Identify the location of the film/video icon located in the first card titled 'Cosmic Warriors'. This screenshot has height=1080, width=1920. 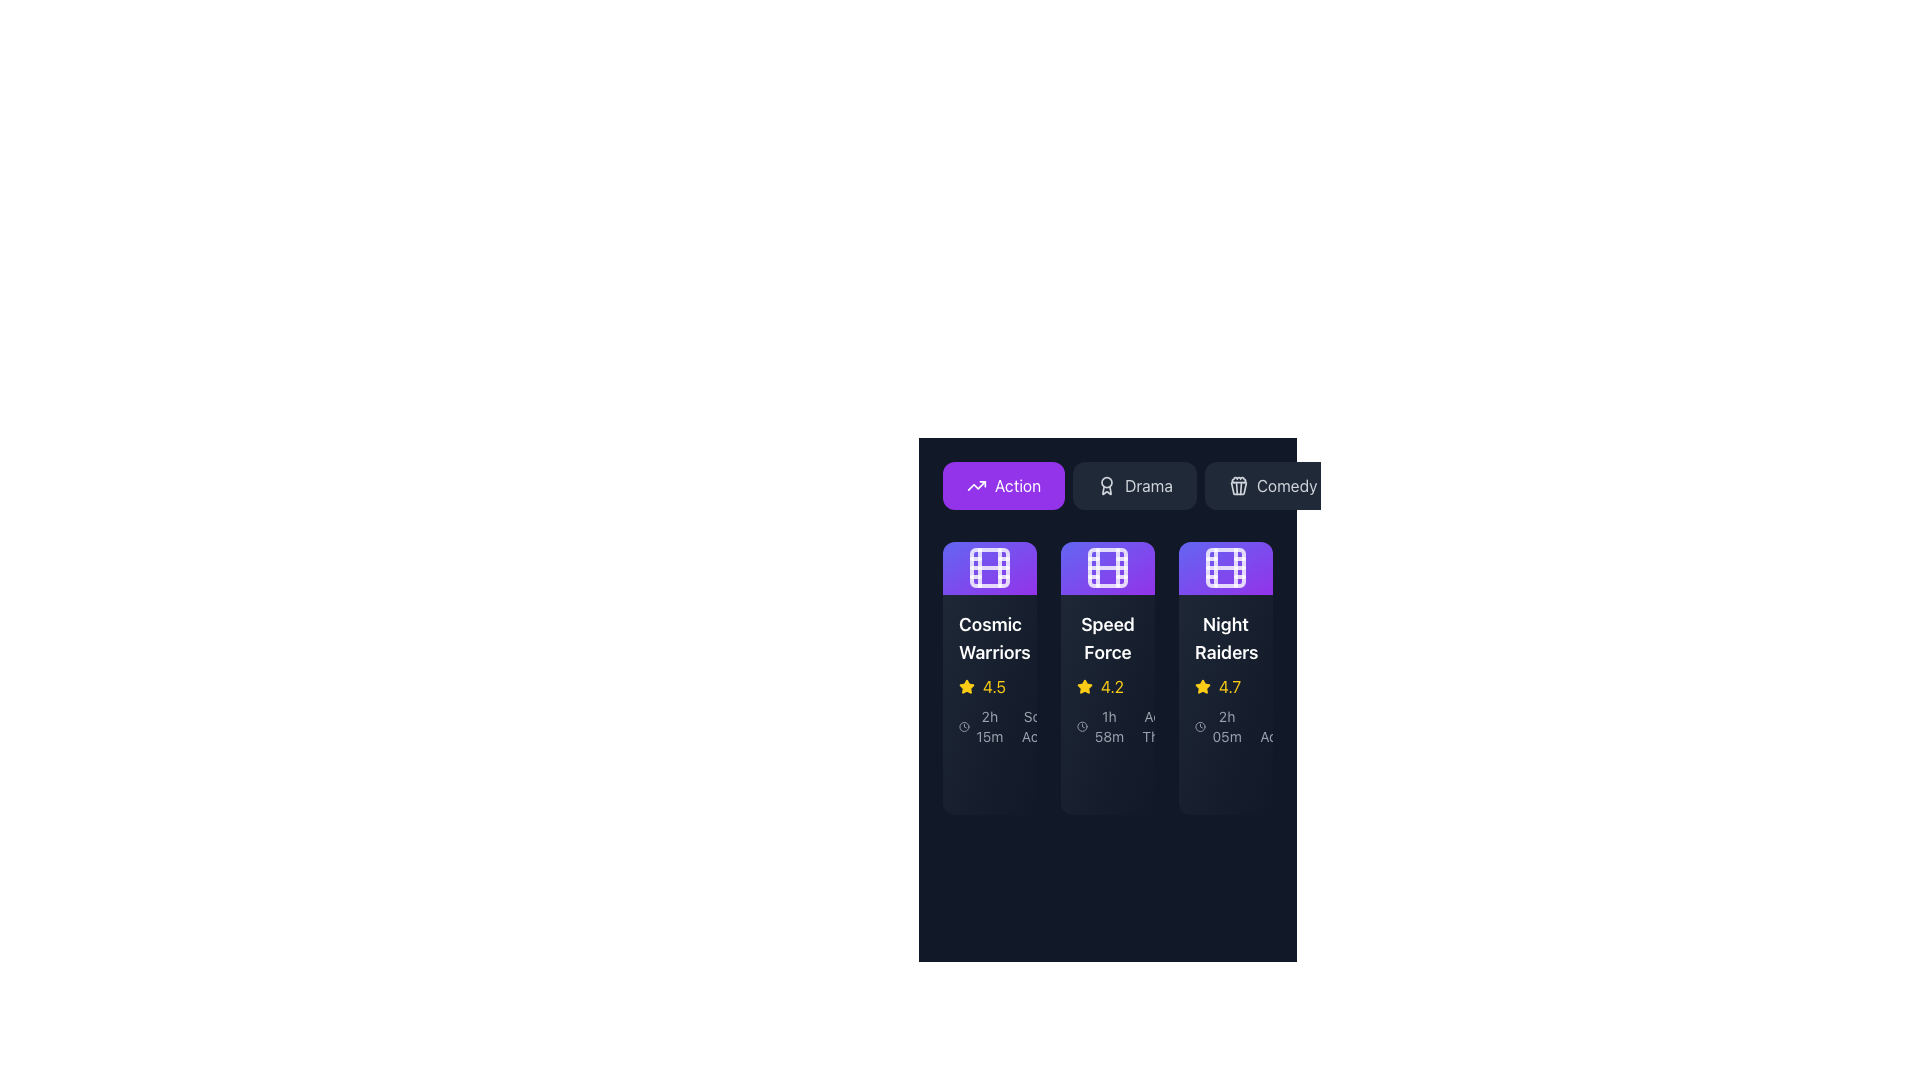
(989, 567).